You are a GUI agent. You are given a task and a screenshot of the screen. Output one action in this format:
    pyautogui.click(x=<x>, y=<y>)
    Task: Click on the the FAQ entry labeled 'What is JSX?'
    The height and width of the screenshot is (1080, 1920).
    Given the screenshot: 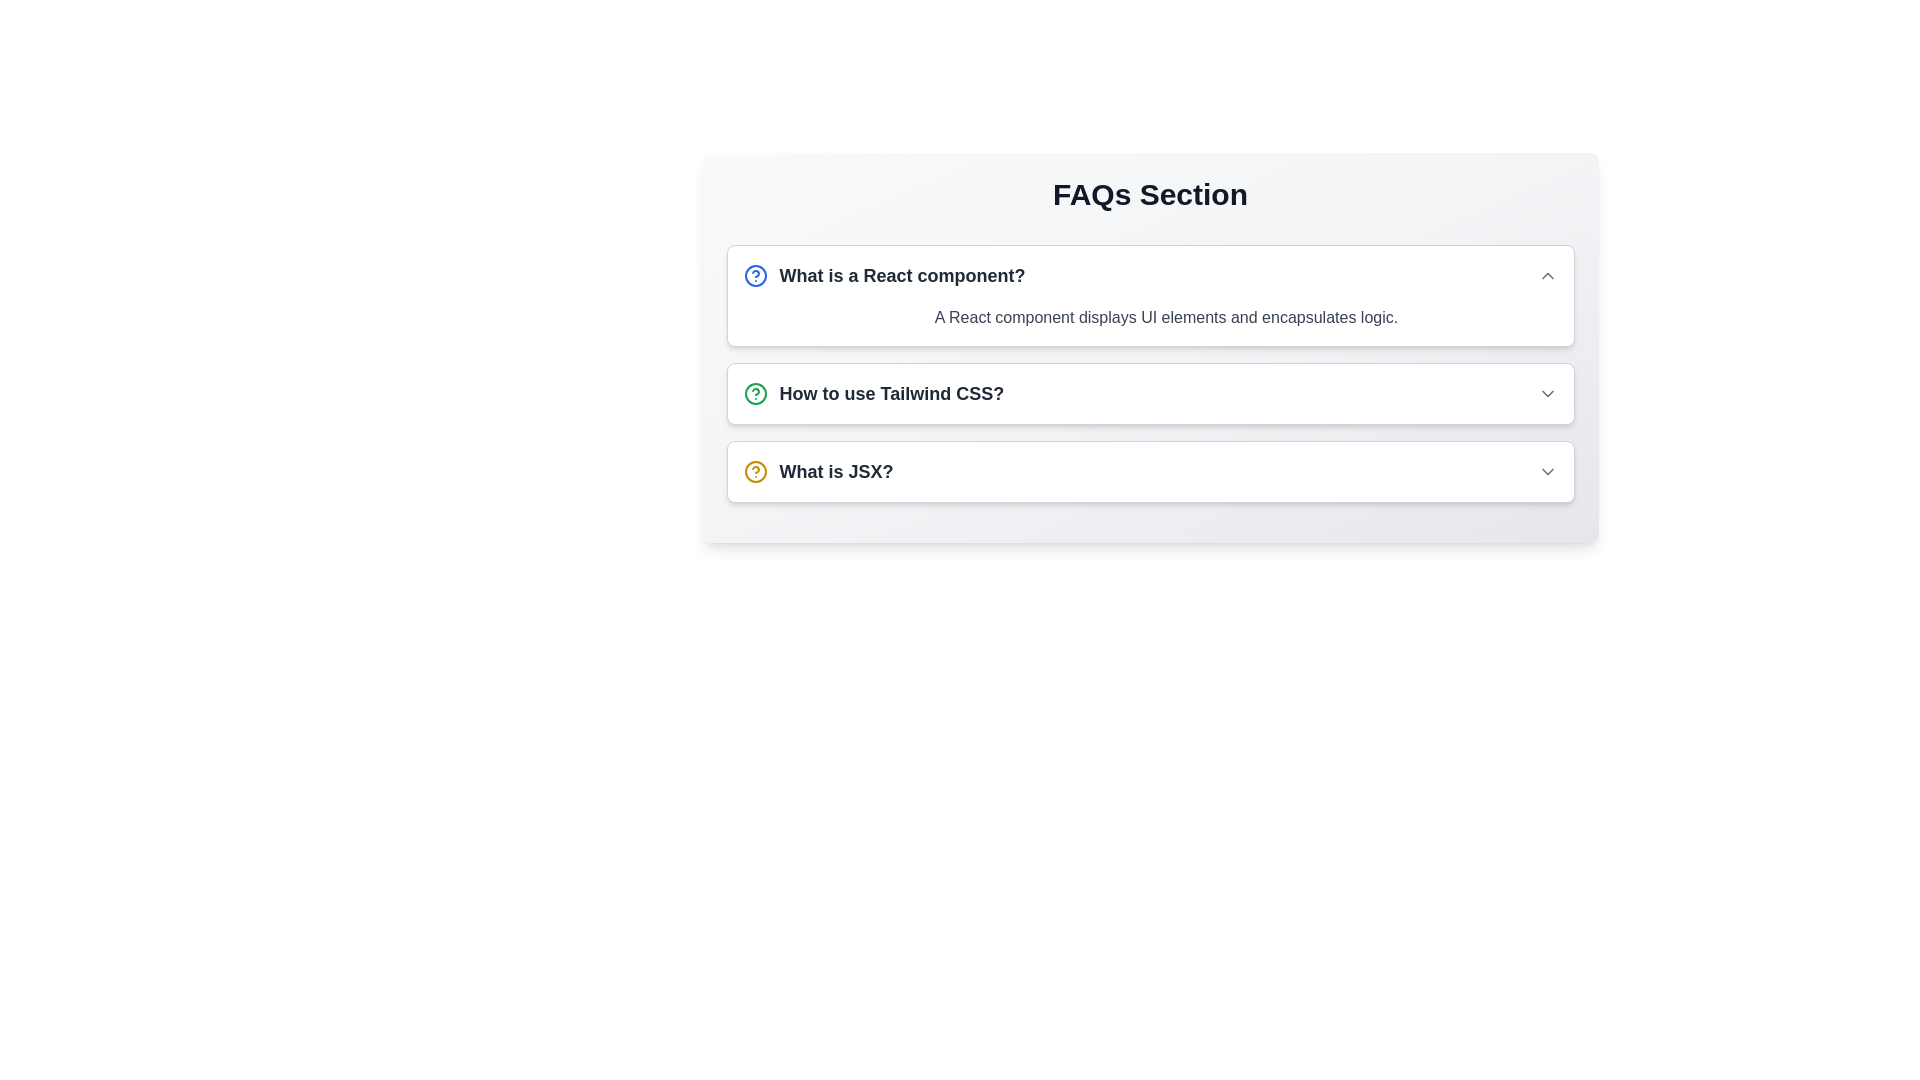 What is the action you would take?
    pyautogui.click(x=1150, y=471)
    